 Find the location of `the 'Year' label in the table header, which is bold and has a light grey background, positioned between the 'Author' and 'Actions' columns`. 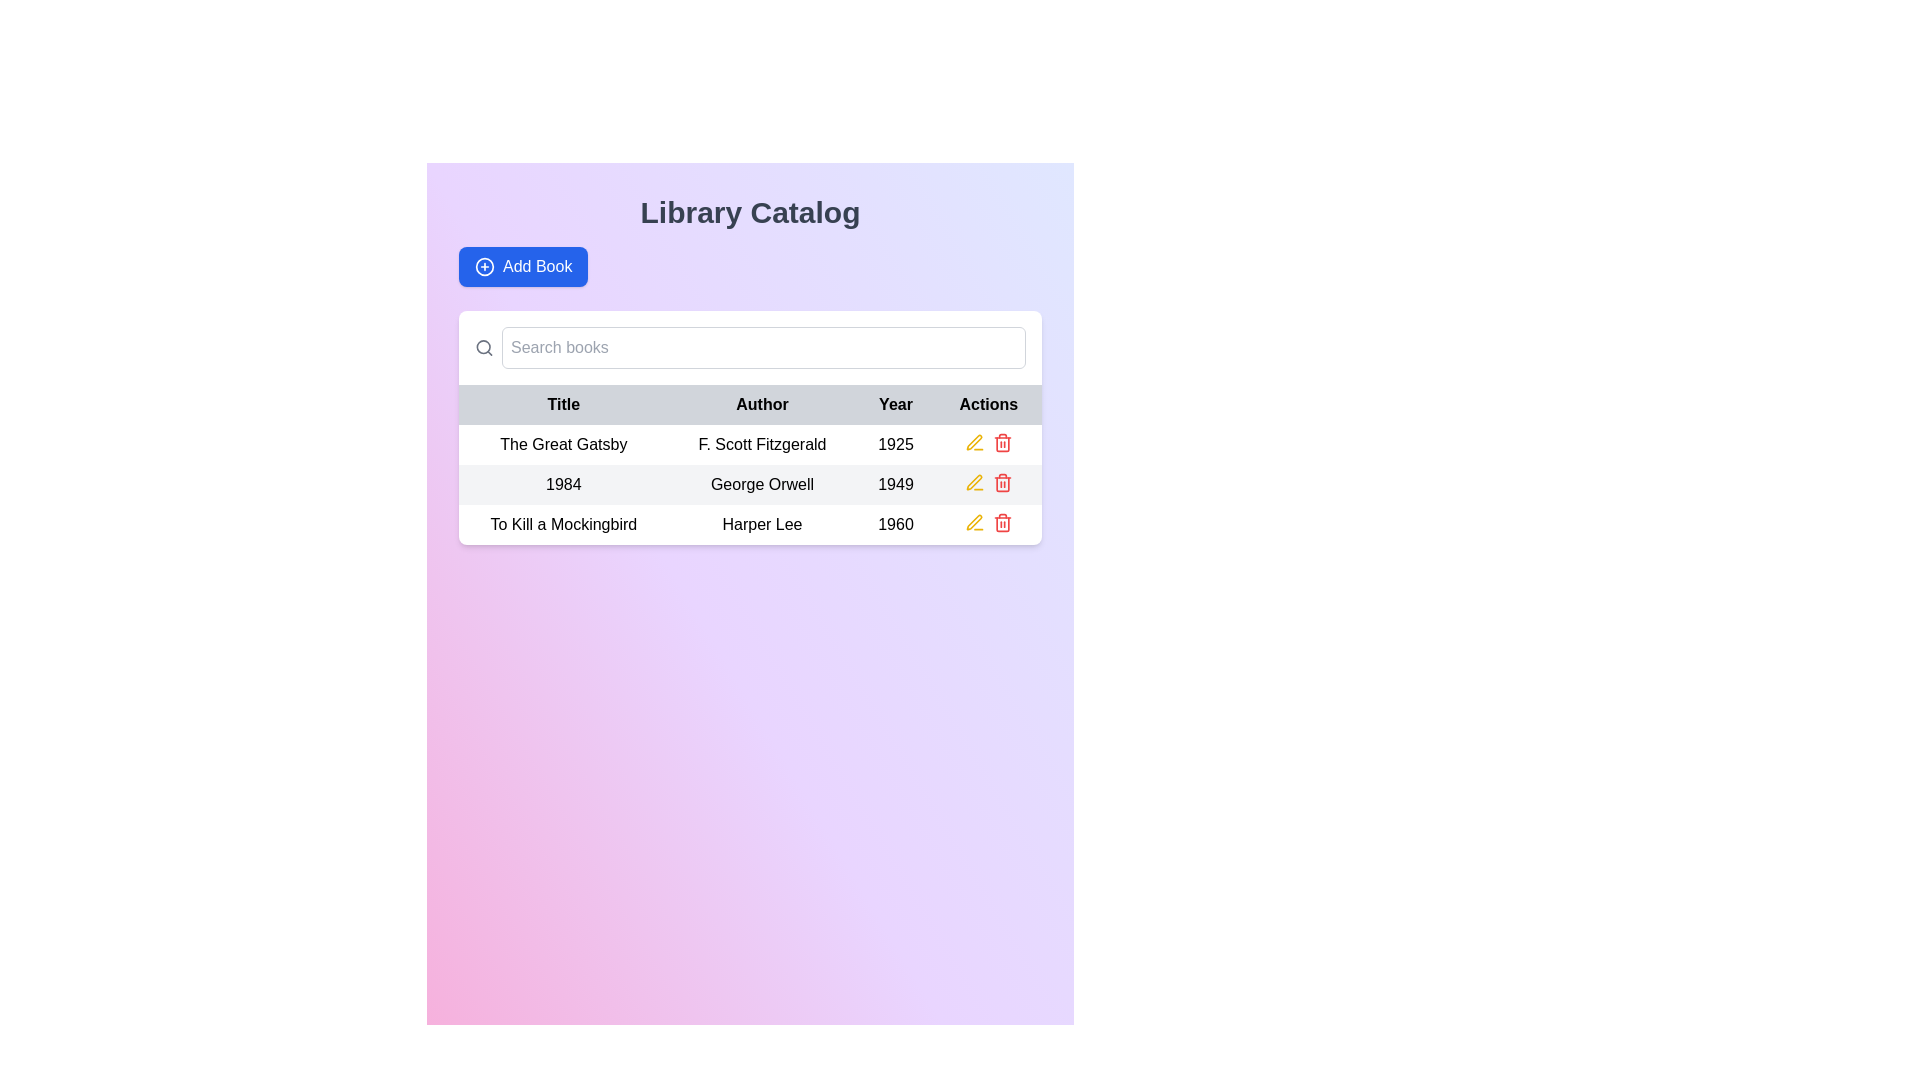

the 'Year' label in the table header, which is bold and has a light grey background, positioned between the 'Author' and 'Actions' columns is located at coordinates (895, 405).